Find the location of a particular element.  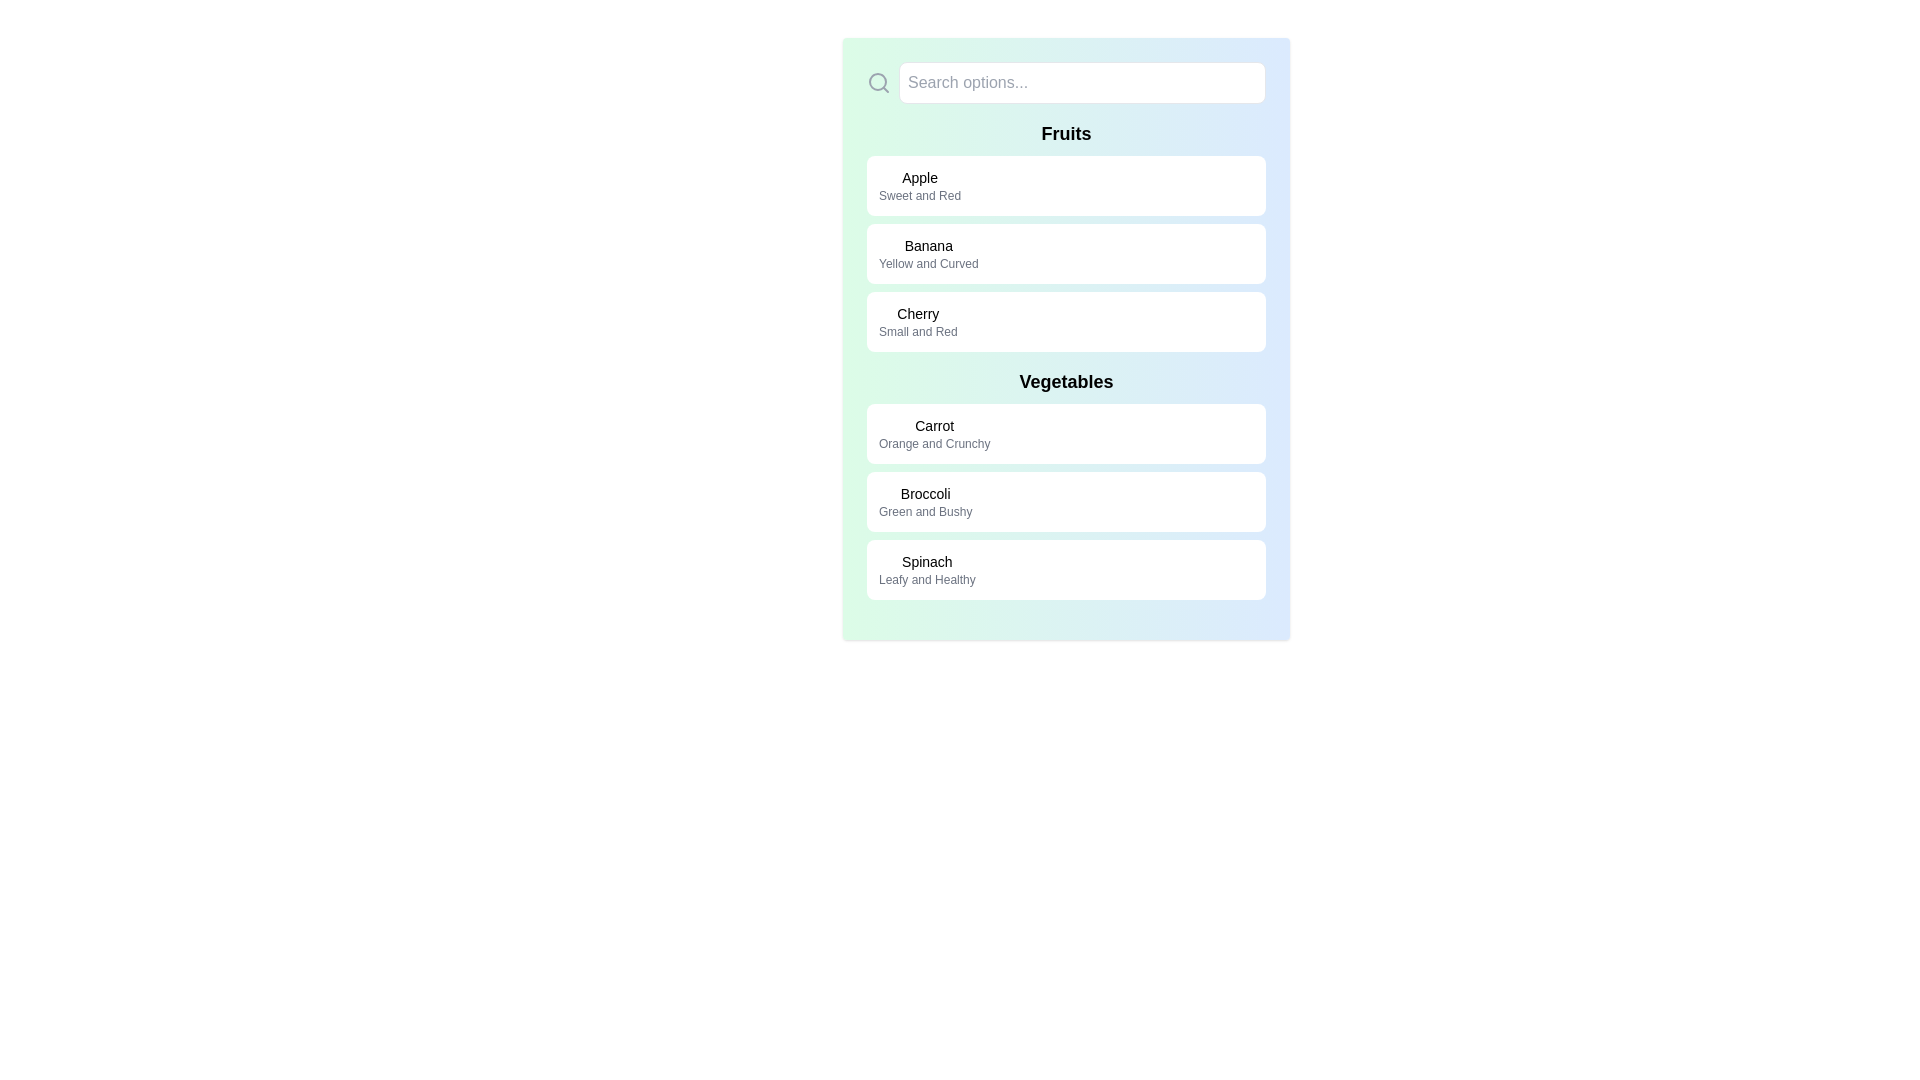

the List item titled 'Carrot' with the subtitle 'Orange and Crunchy' is located at coordinates (1065, 433).